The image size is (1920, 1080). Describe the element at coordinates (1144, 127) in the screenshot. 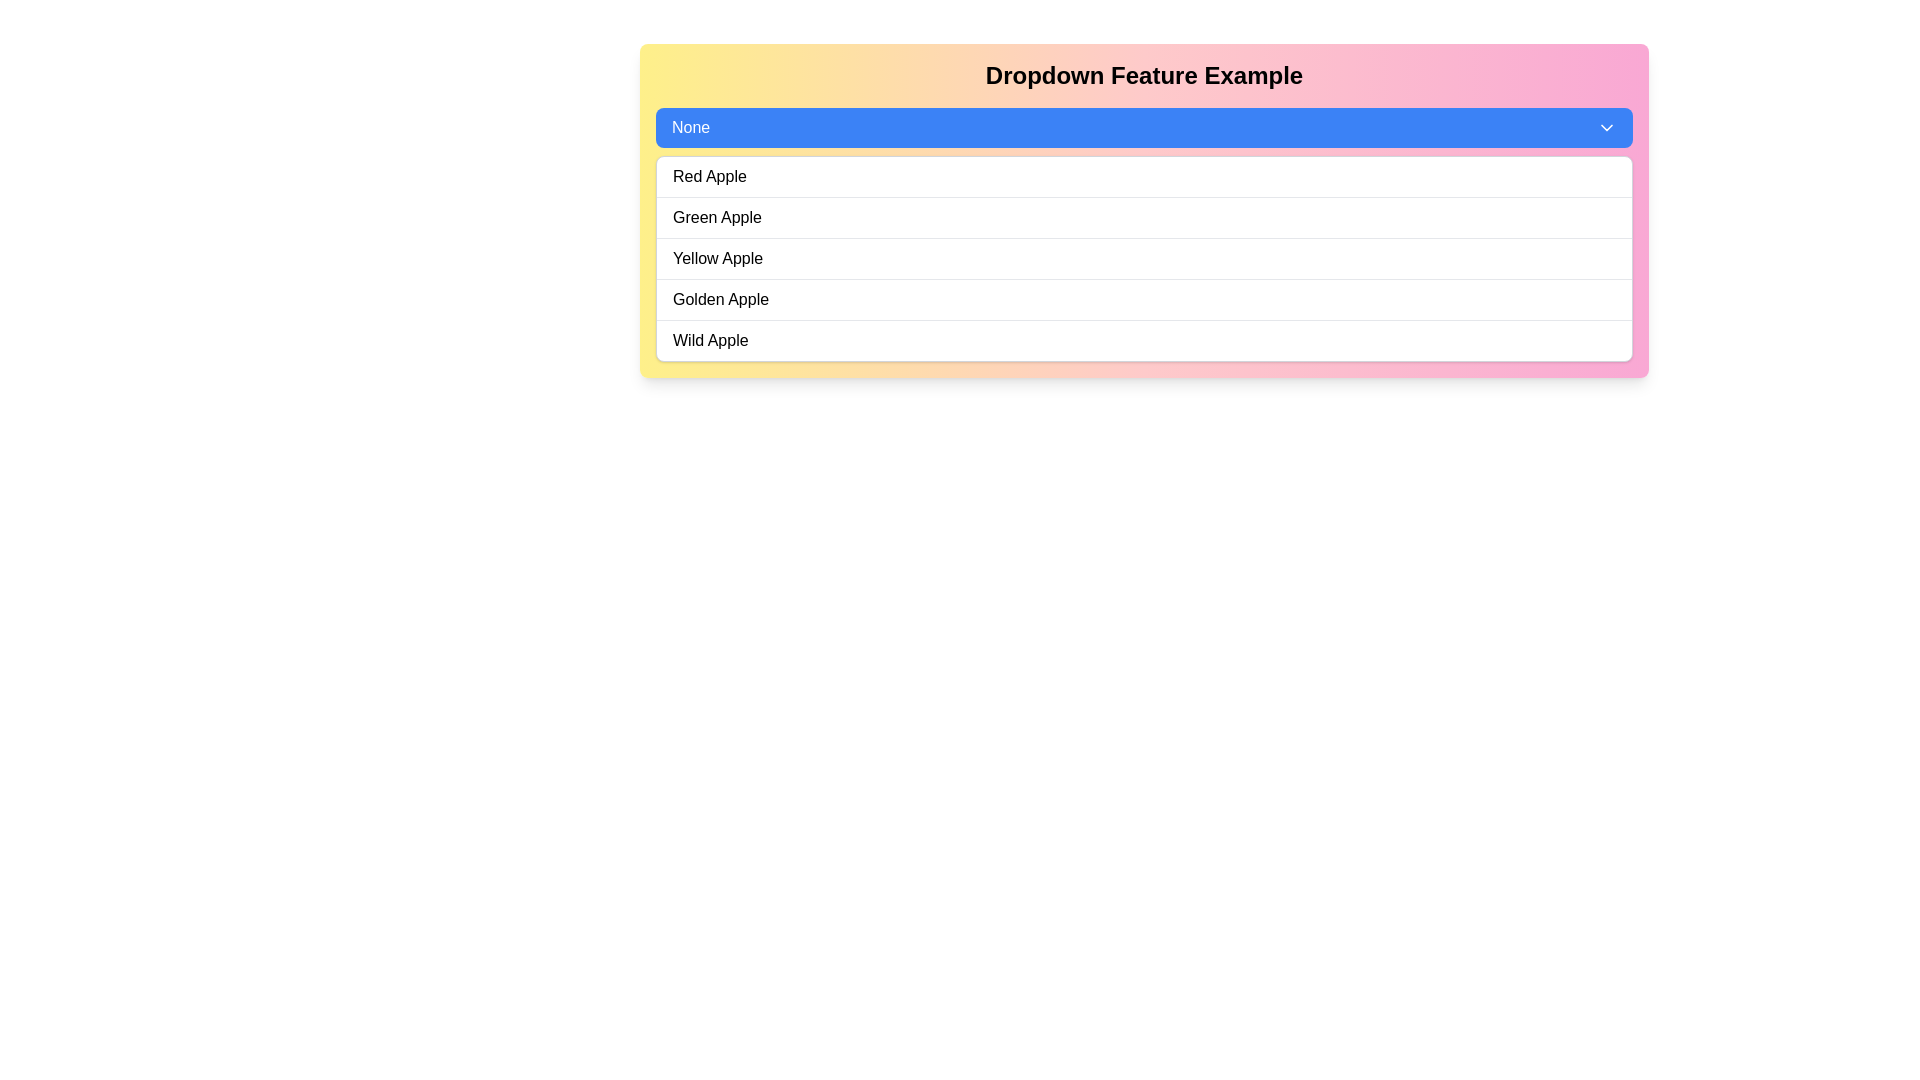

I see `the dropdown menu located beneath the title 'Dropdown Feature Example' to enable keyboard navigation` at that location.